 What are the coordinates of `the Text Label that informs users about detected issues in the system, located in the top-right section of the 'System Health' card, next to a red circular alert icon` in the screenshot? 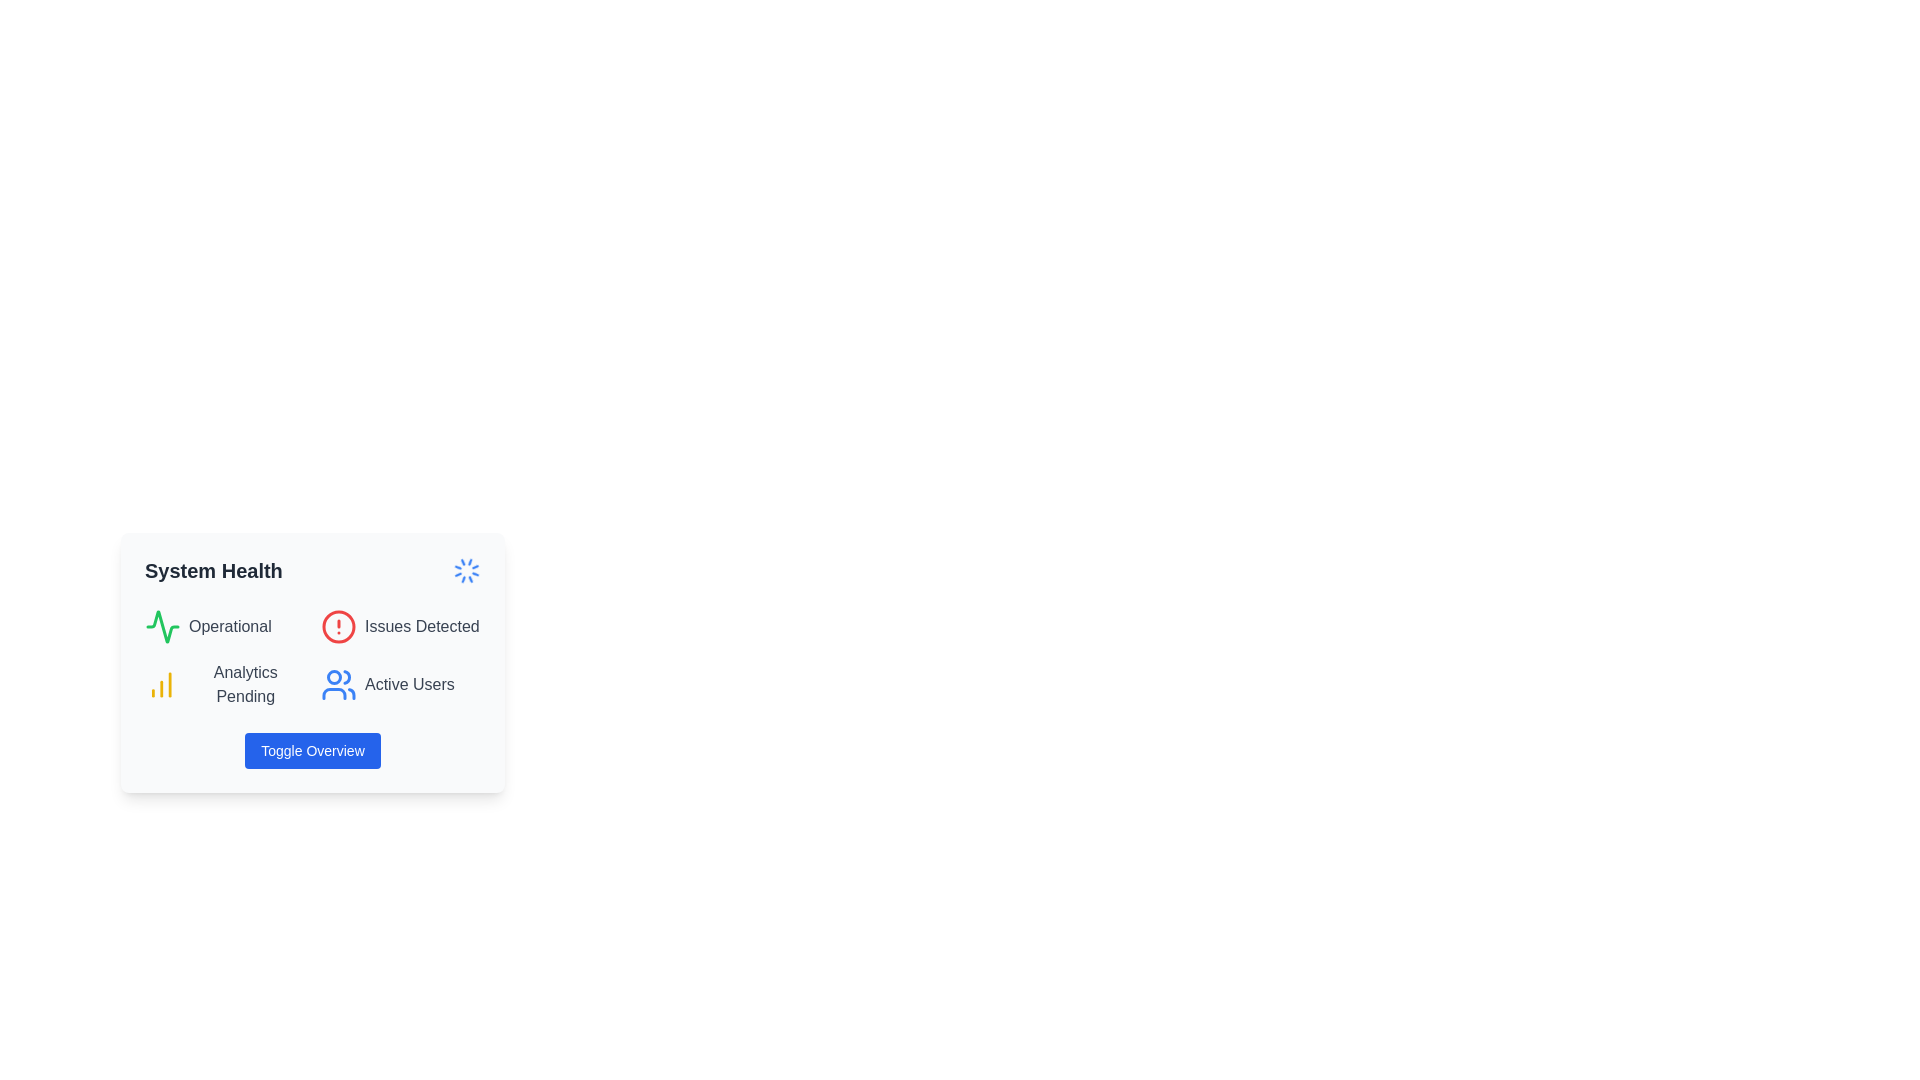 It's located at (421, 626).